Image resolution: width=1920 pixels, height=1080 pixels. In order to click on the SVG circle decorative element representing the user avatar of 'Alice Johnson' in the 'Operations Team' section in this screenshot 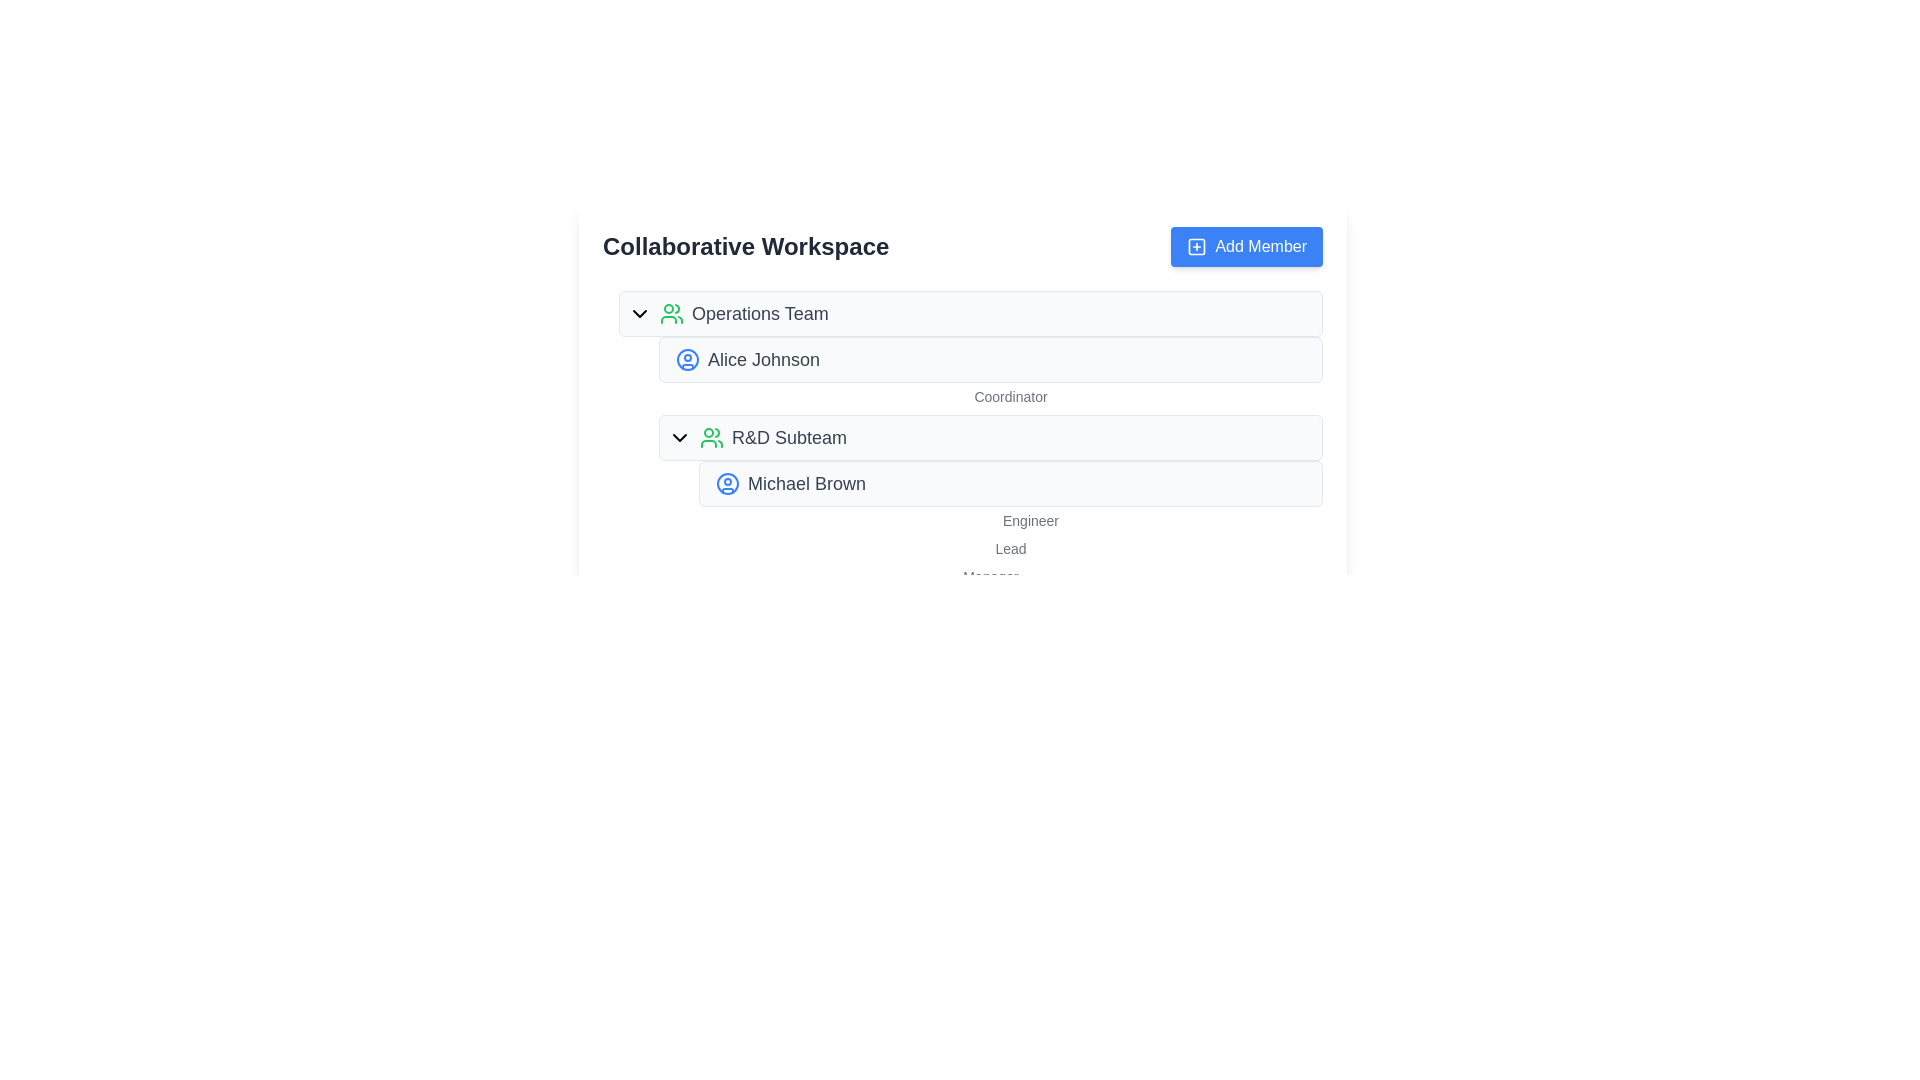, I will do `click(687, 358)`.